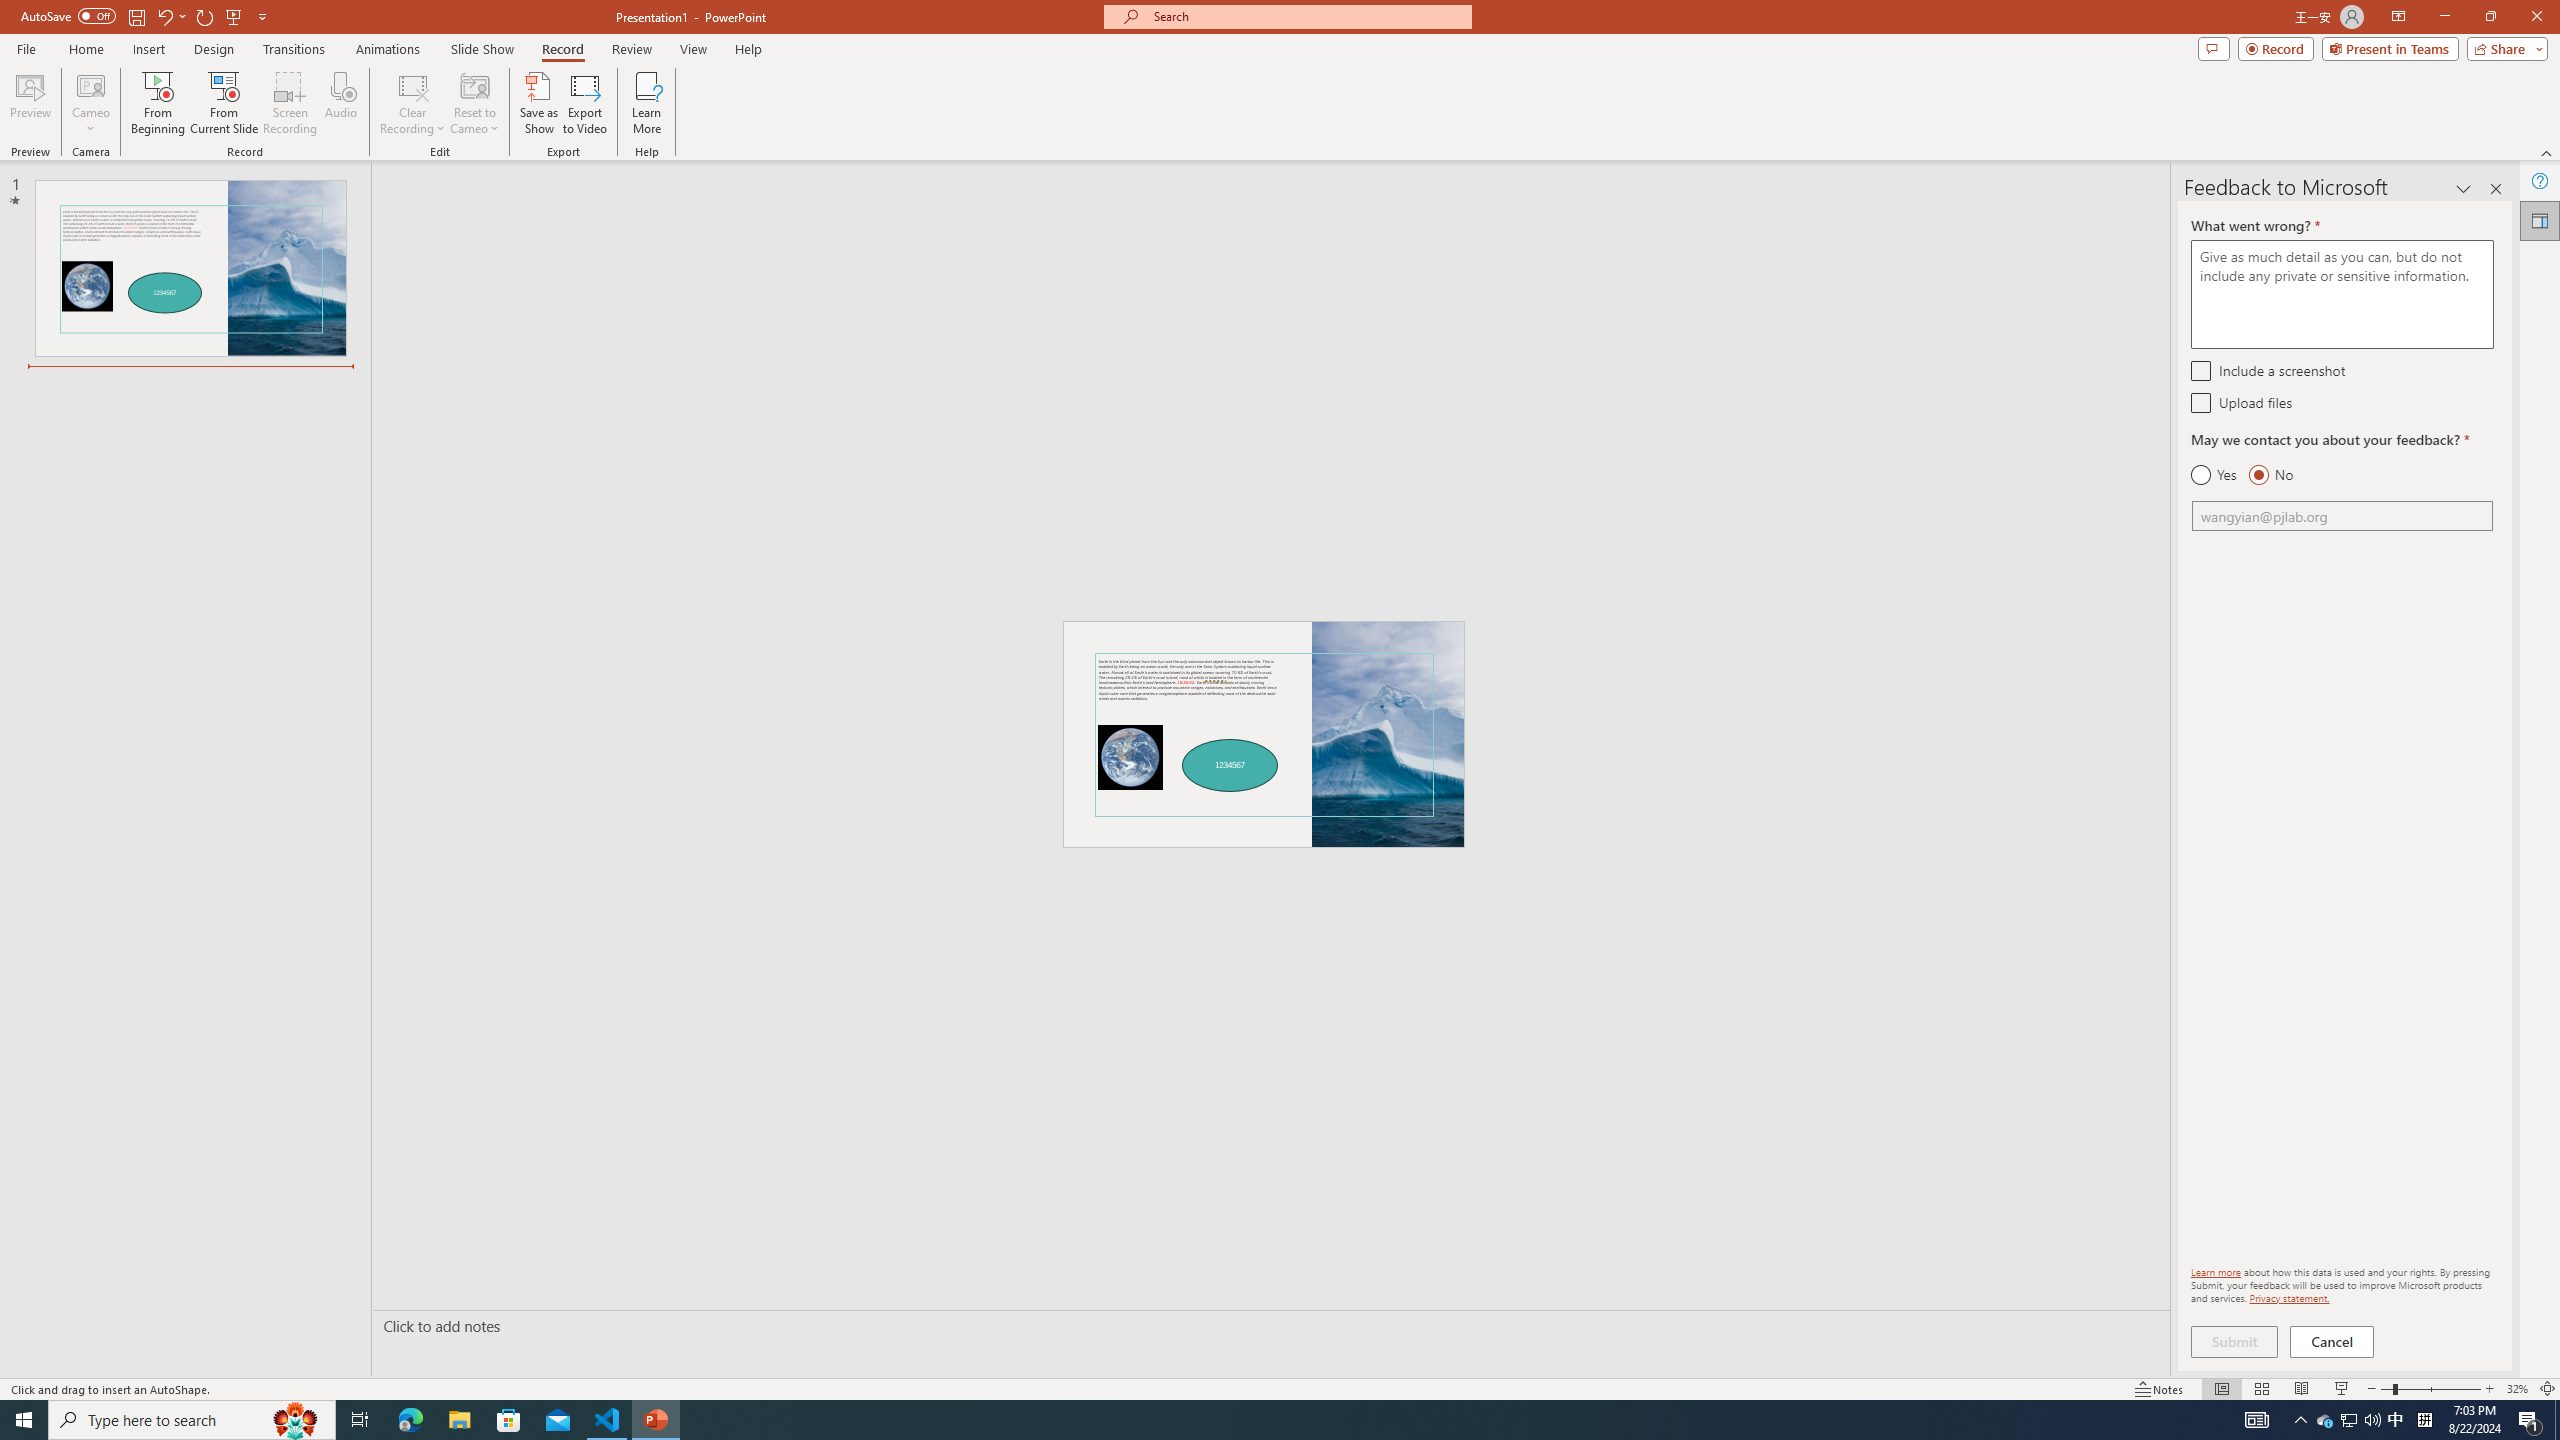 Image resolution: width=2560 pixels, height=1440 pixels. I want to click on 'Learn more', so click(2215, 1271).